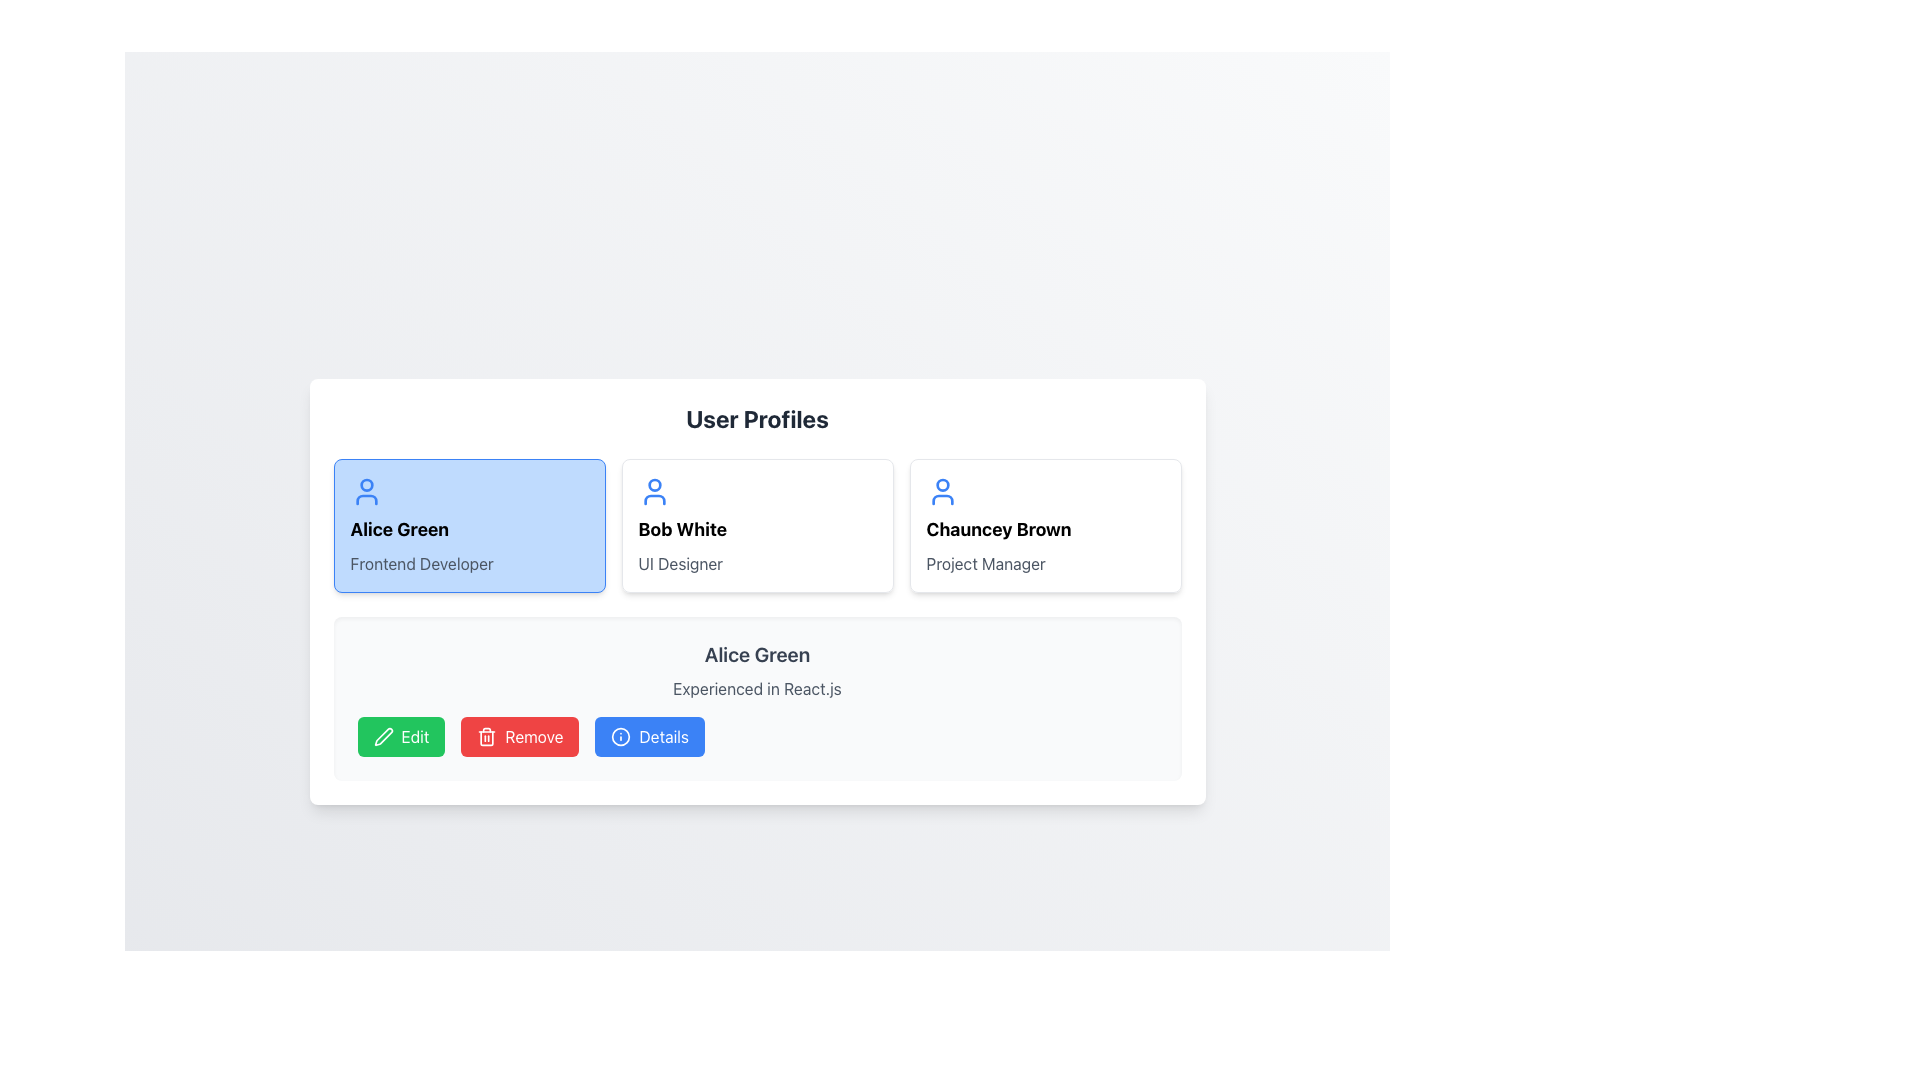 The height and width of the screenshot is (1080, 1920). Describe the element at coordinates (650, 736) in the screenshot. I see `the 'Details' button, which is the third button in a row of three, featuring a blue background and white text with an information icon` at that location.